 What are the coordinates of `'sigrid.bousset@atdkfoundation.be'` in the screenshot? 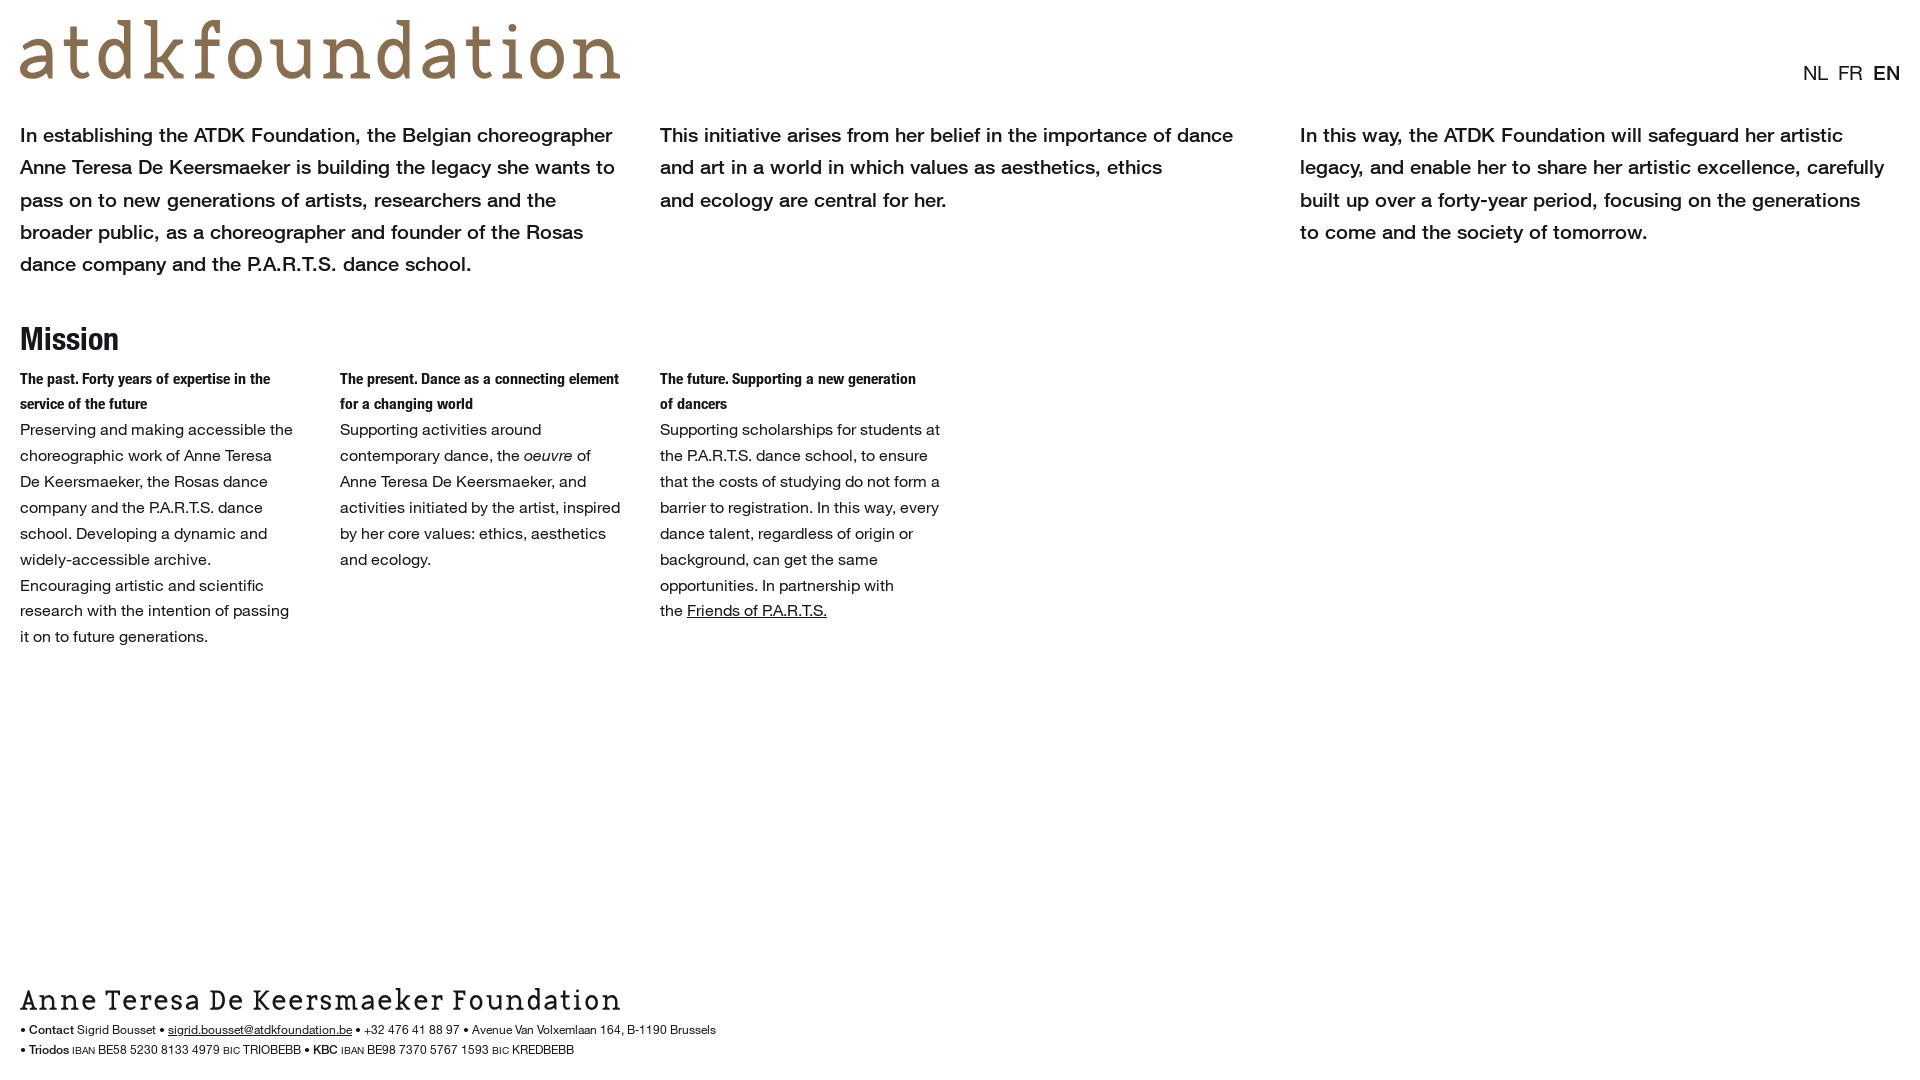 It's located at (258, 1029).